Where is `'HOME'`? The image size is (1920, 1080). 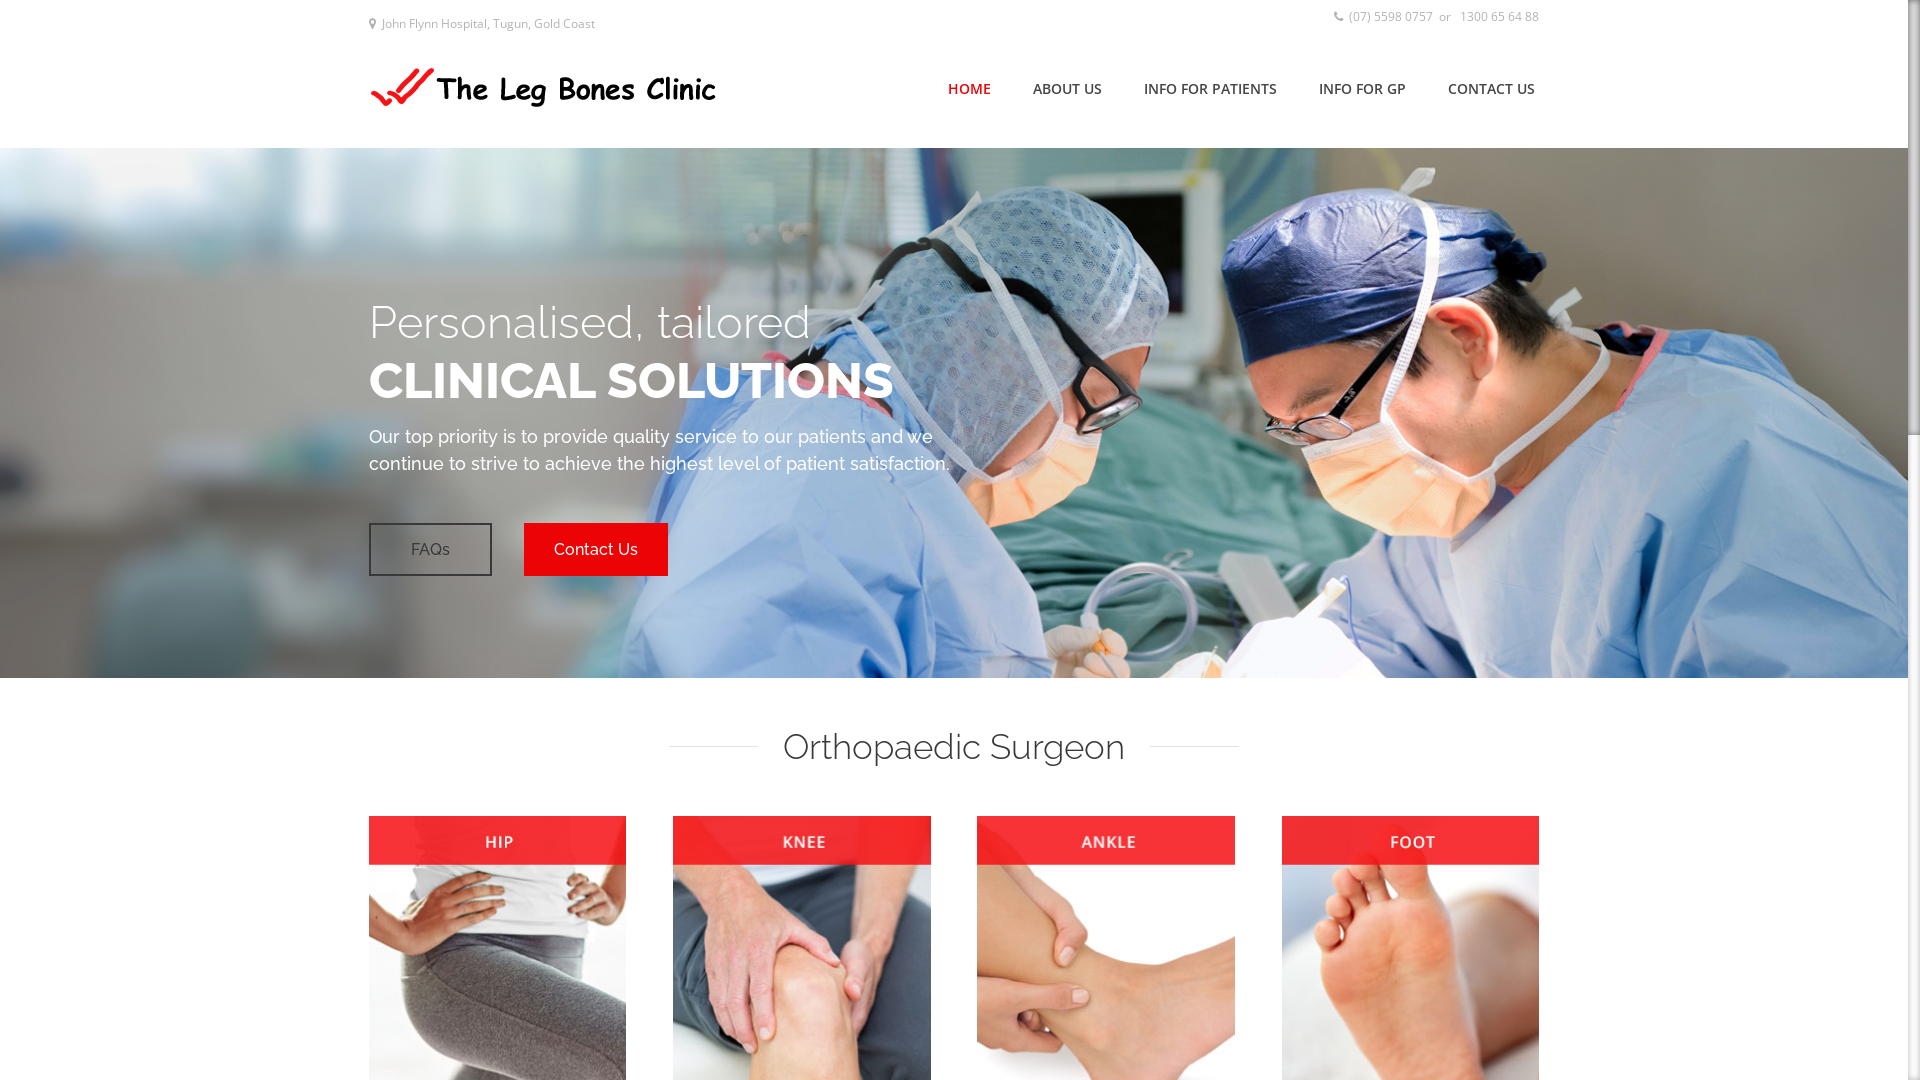
'HOME' is located at coordinates (969, 87).